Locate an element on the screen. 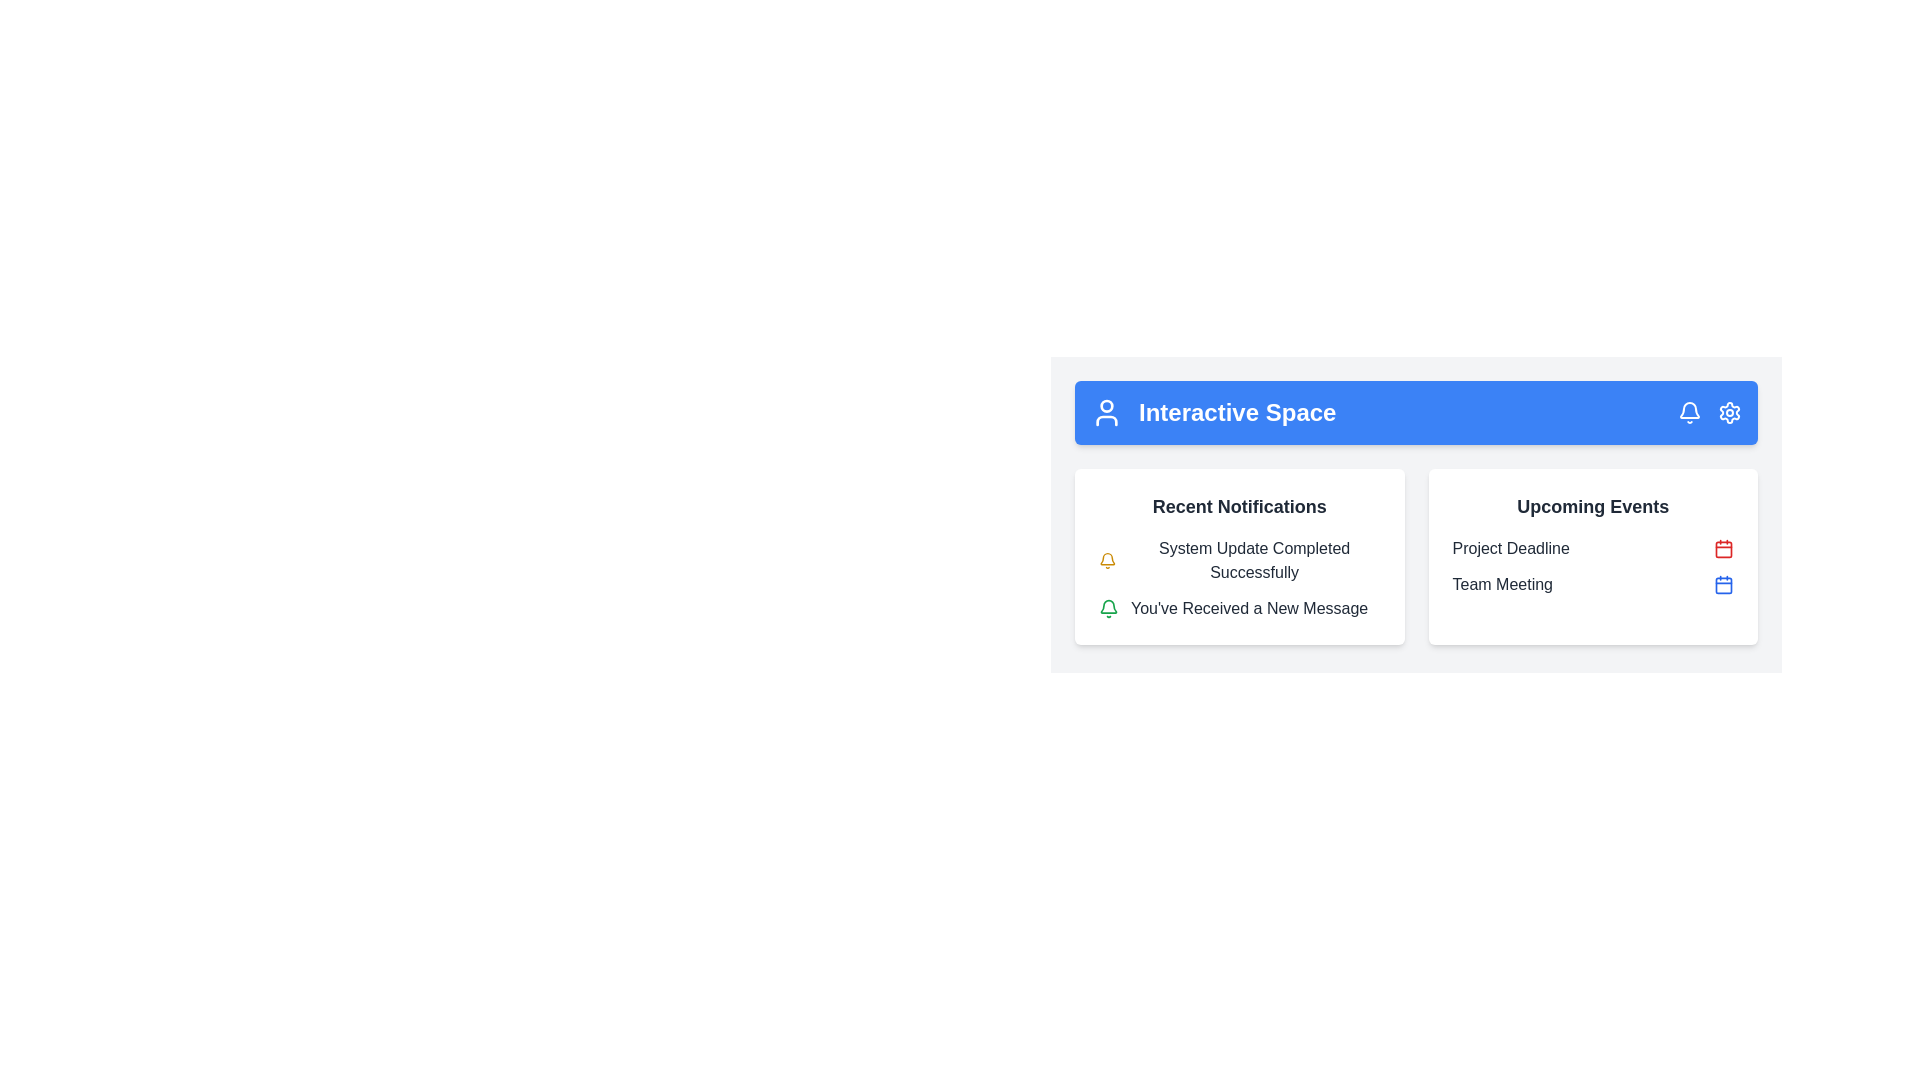 Image resolution: width=1920 pixels, height=1080 pixels. calendar icon in the second row of the vertical list of event items, which is labeled 'Team Meeting' and has a blue calendar icon on the right is located at coordinates (1592, 567).